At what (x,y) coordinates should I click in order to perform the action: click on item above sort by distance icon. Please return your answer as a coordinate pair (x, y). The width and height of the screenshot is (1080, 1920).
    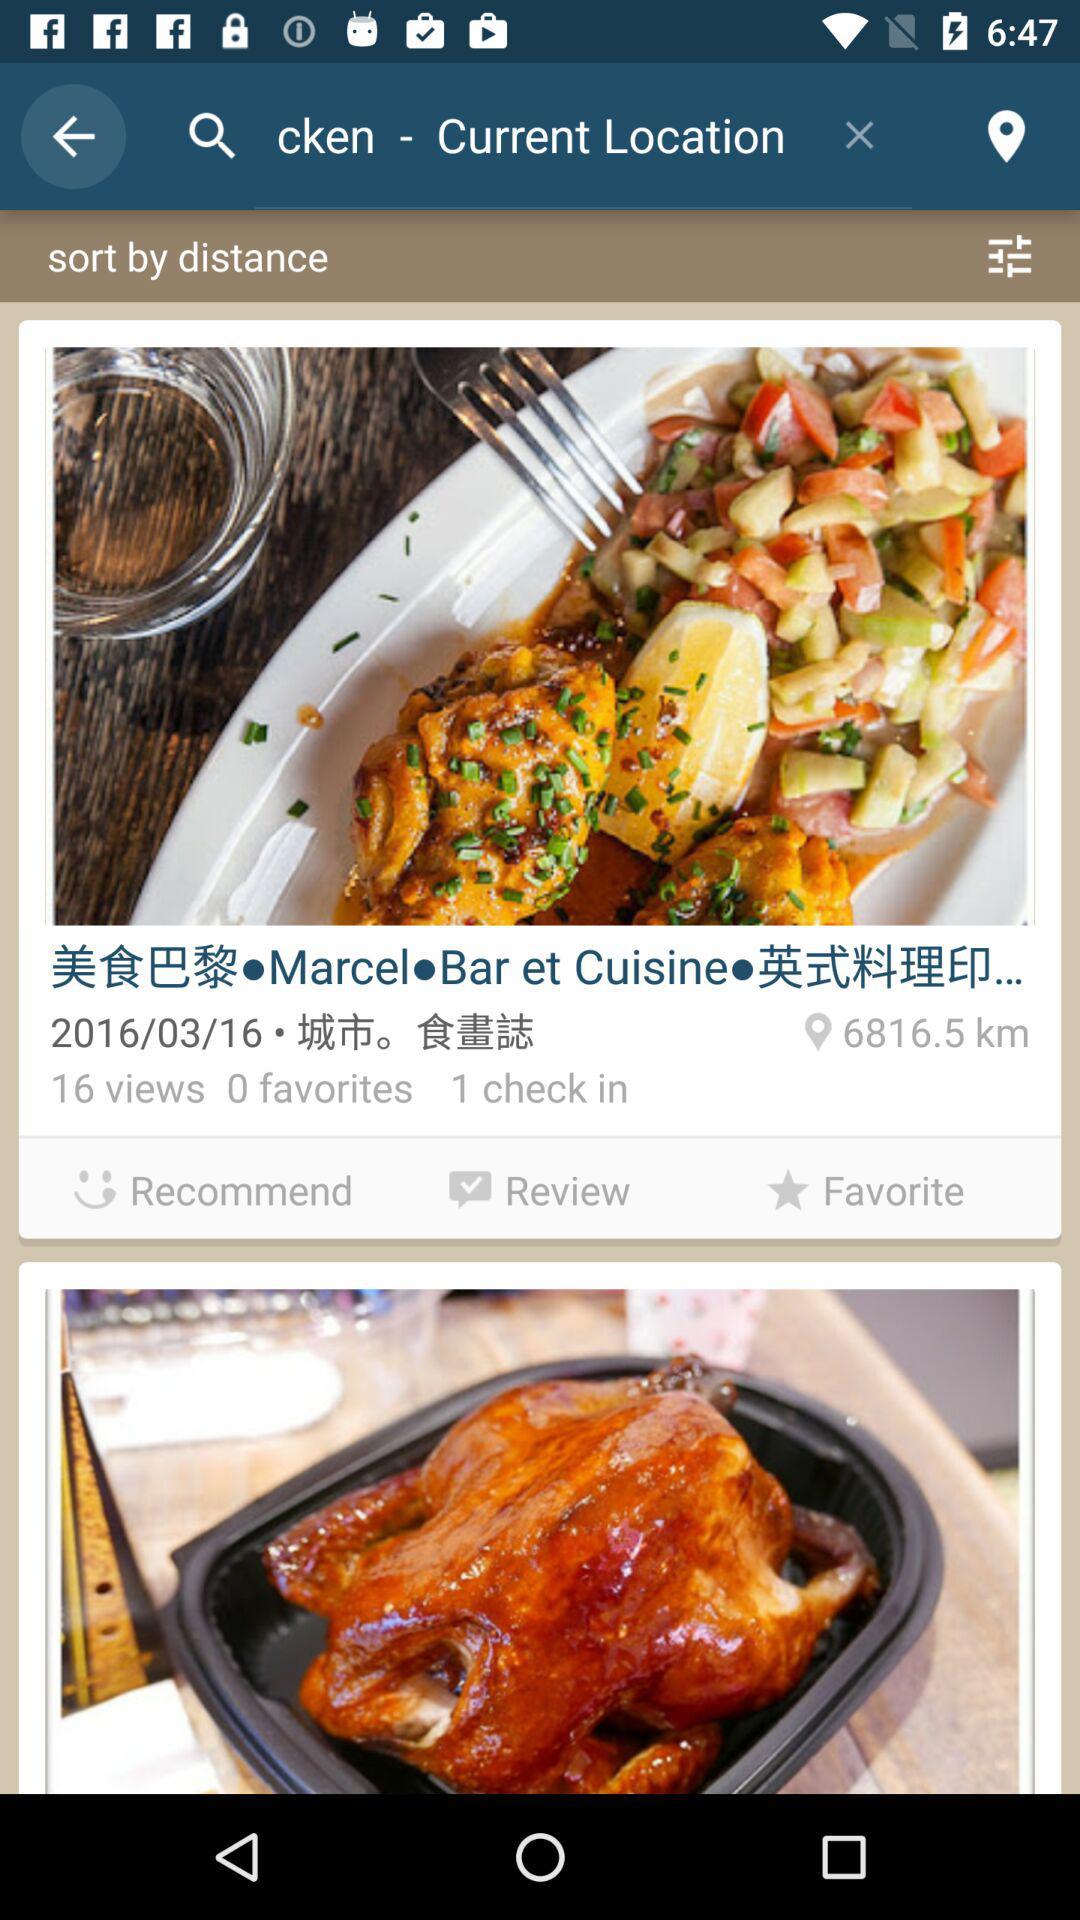
    Looking at the image, I should click on (530, 133).